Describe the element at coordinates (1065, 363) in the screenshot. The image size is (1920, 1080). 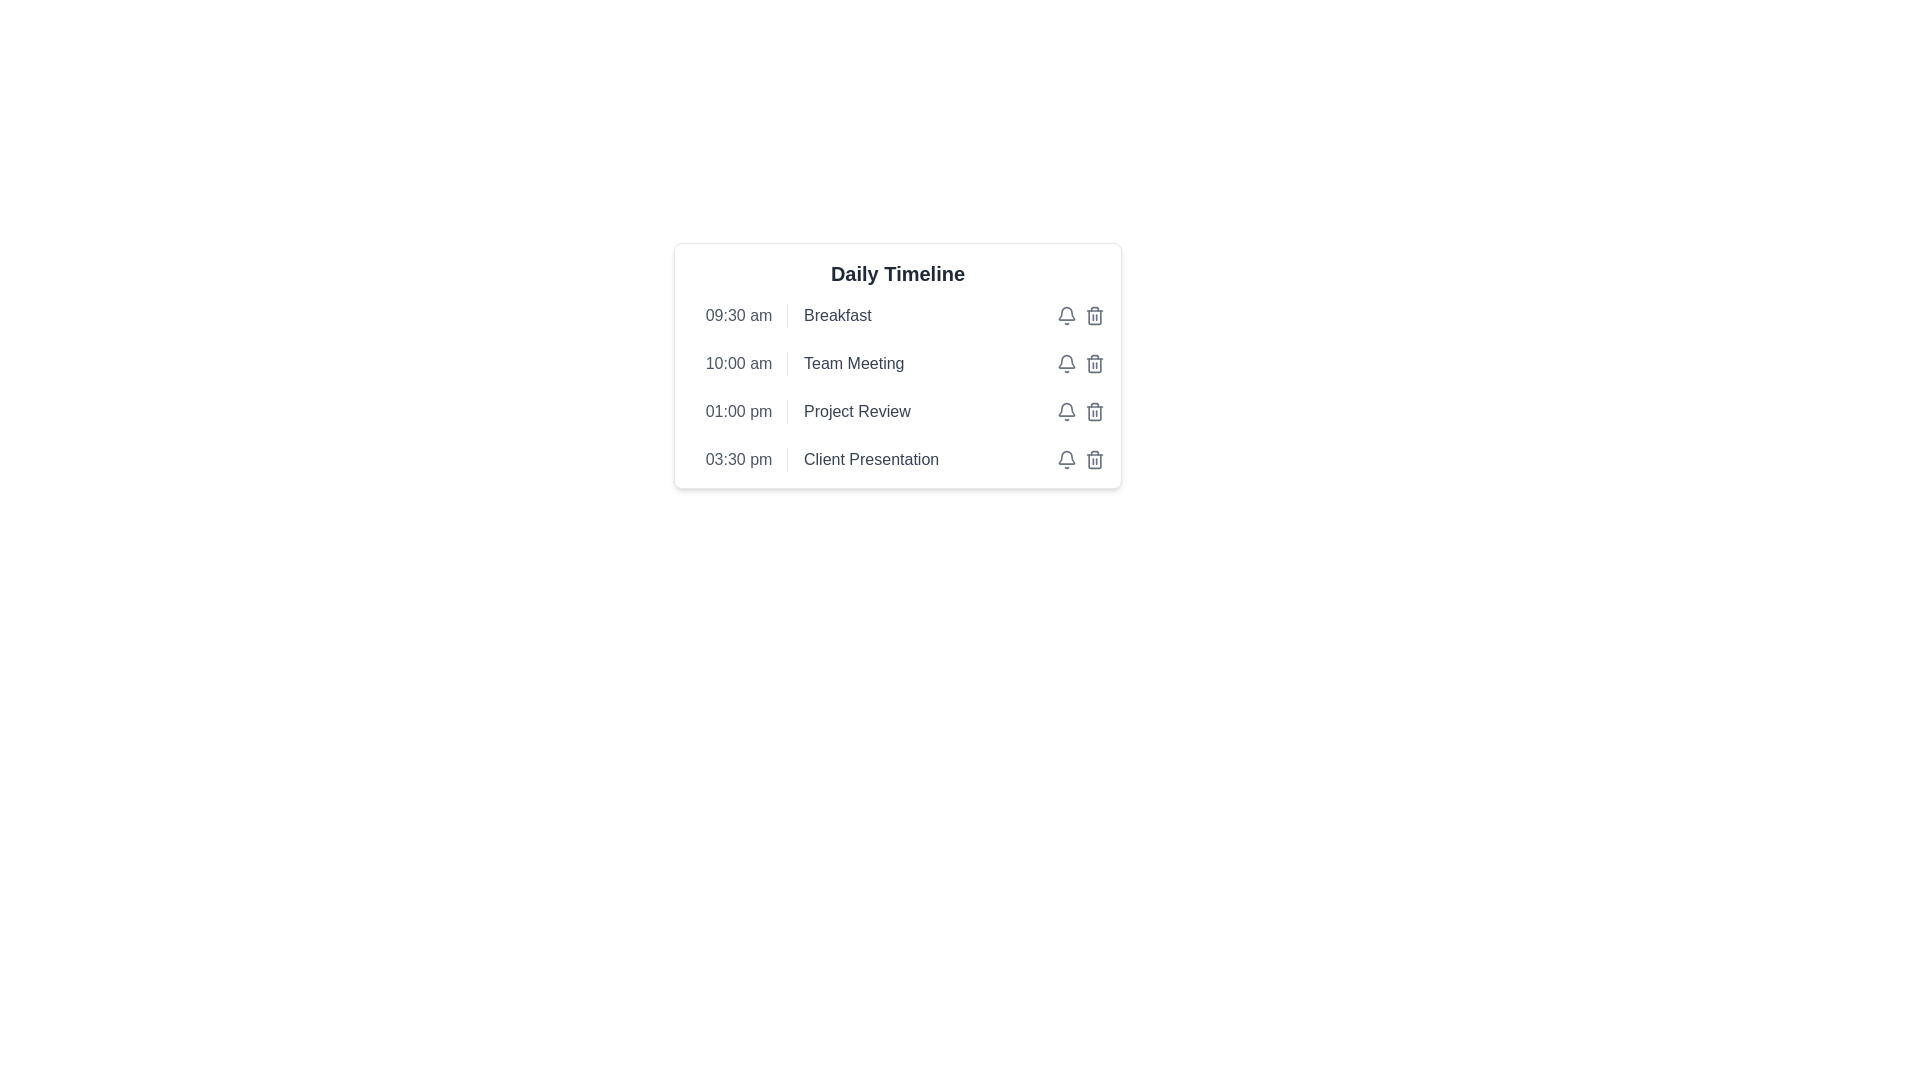
I see `the gray bell icon button located next to the 'Team Meeting' entry in the timeline list, which changes to blue on hover` at that location.